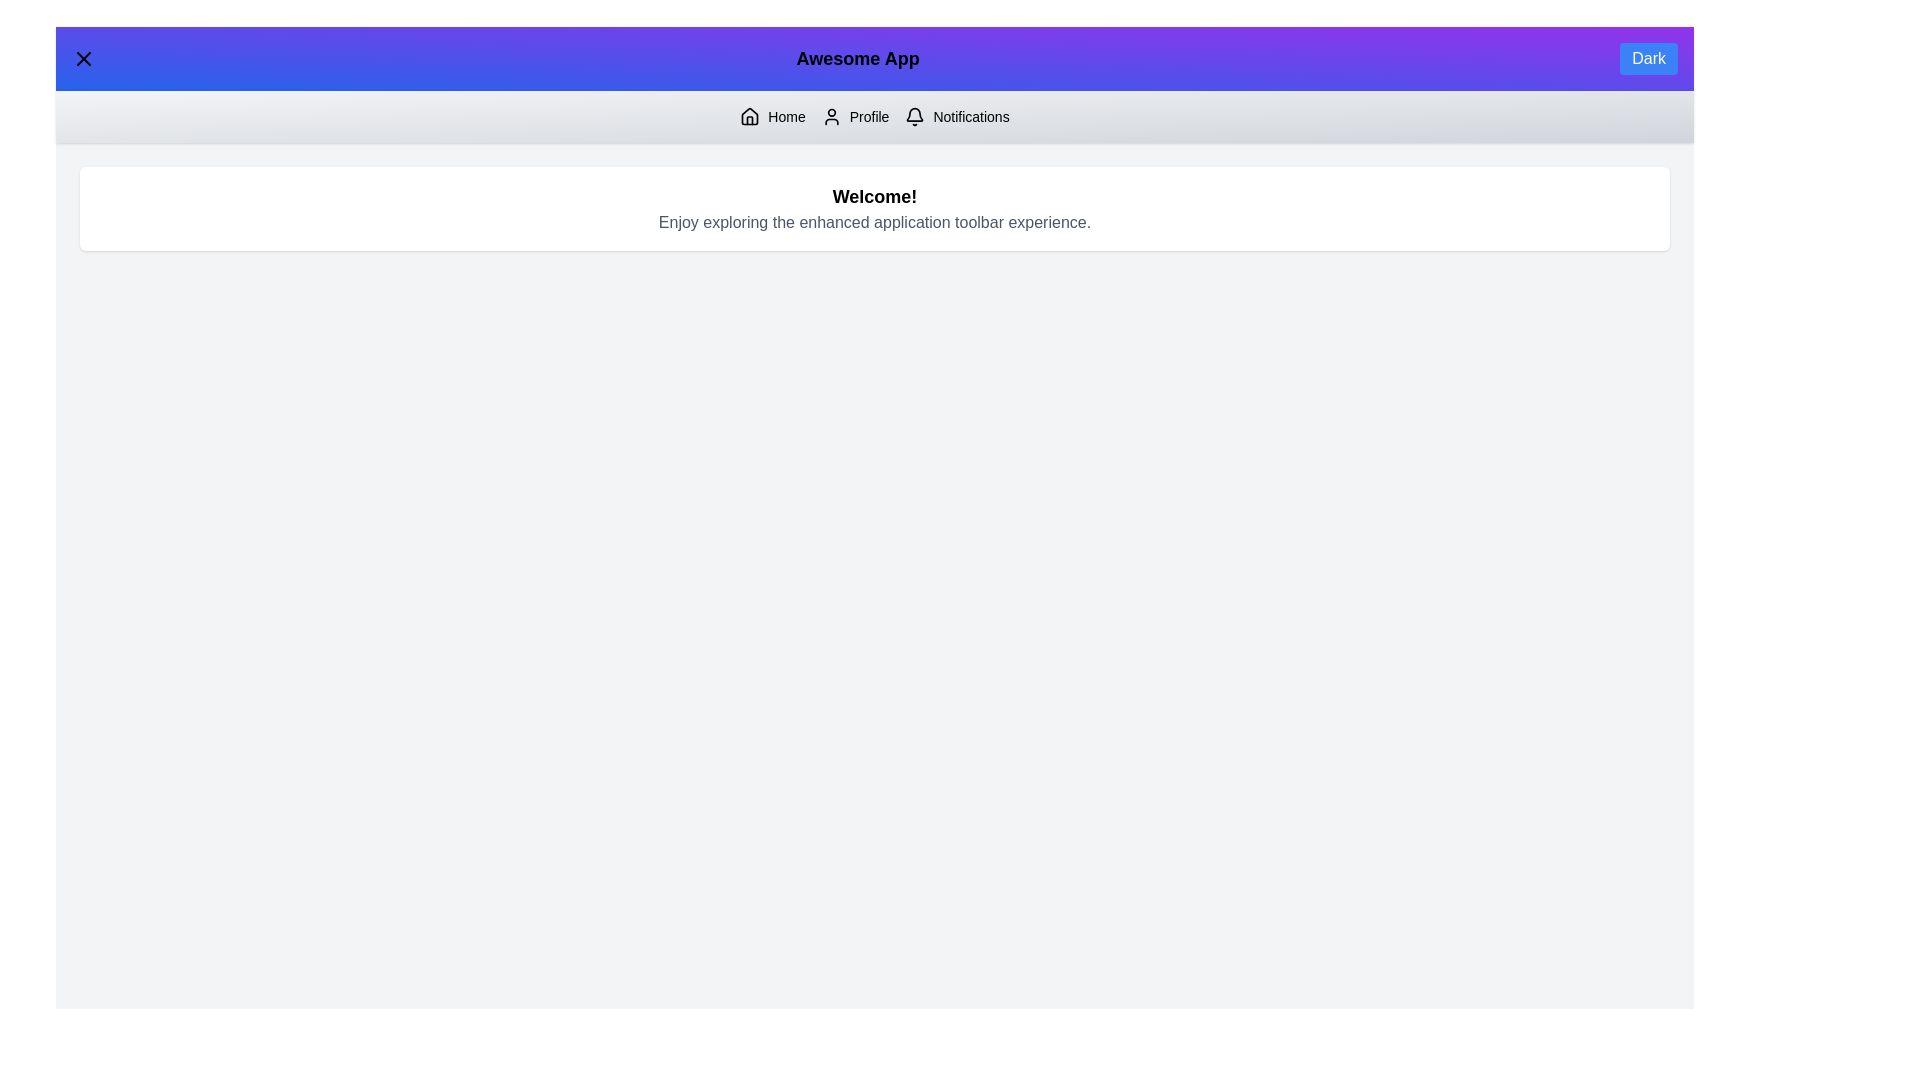 The image size is (1920, 1080). What do you see at coordinates (855, 116) in the screenshot?
I see `the 'Profile' button to navigate to the Profile section` at bounding box center [855, 116].